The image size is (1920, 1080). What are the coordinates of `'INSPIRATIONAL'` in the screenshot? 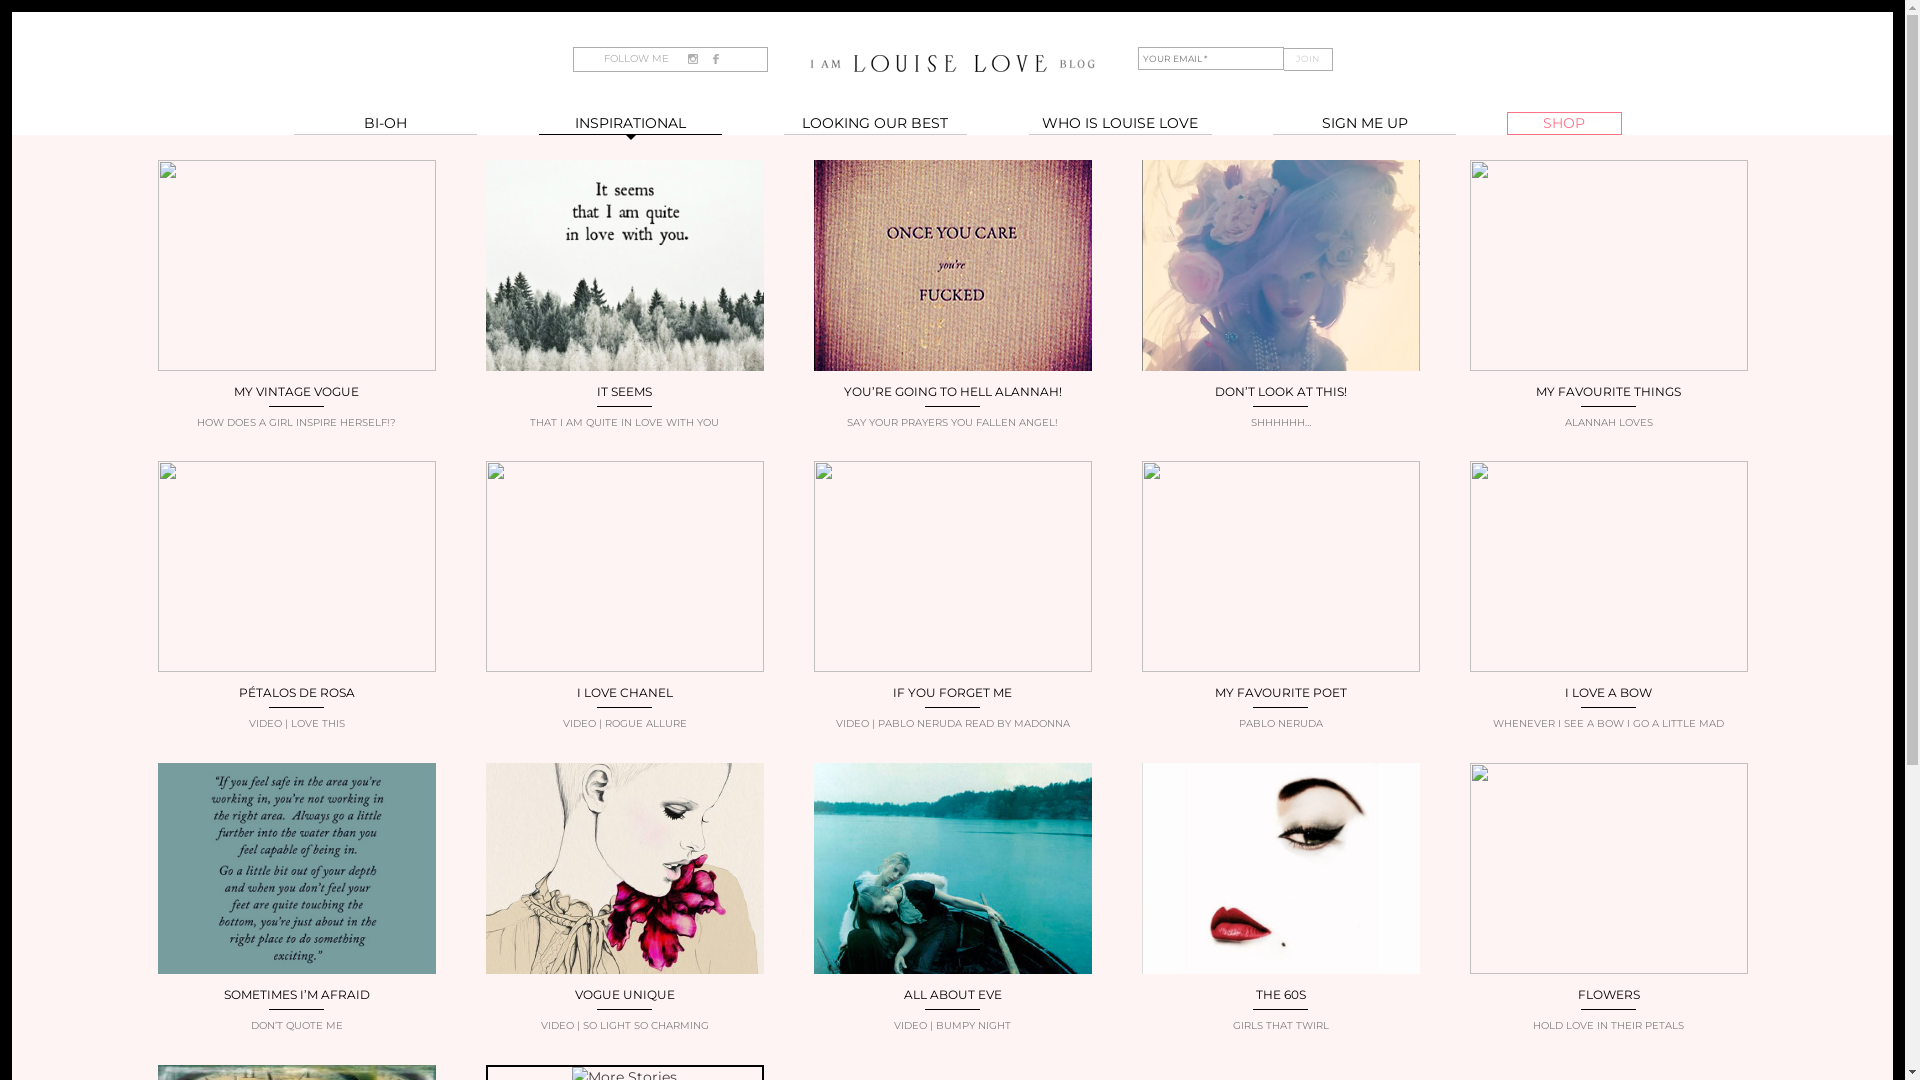 It's located at (629, 123).